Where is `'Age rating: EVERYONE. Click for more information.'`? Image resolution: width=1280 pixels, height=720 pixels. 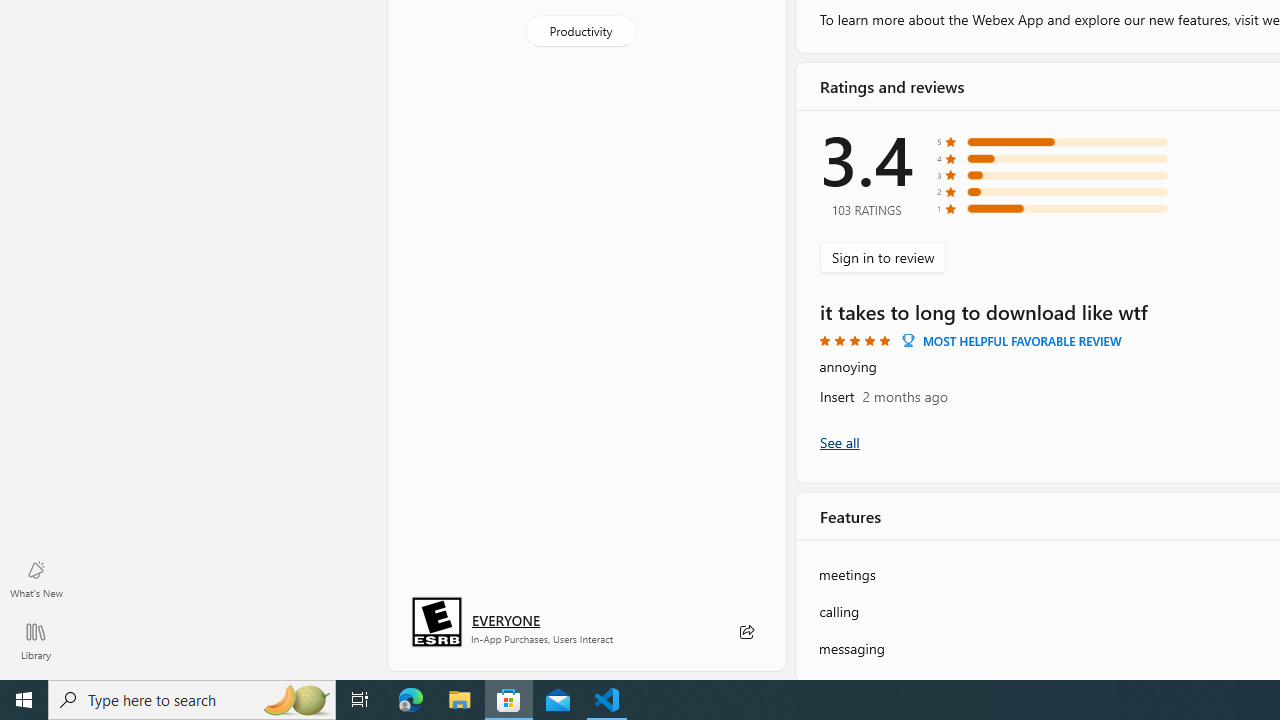
'Age rating: EVERYONE. Click for more information.' is located at coordinates (506, 618).